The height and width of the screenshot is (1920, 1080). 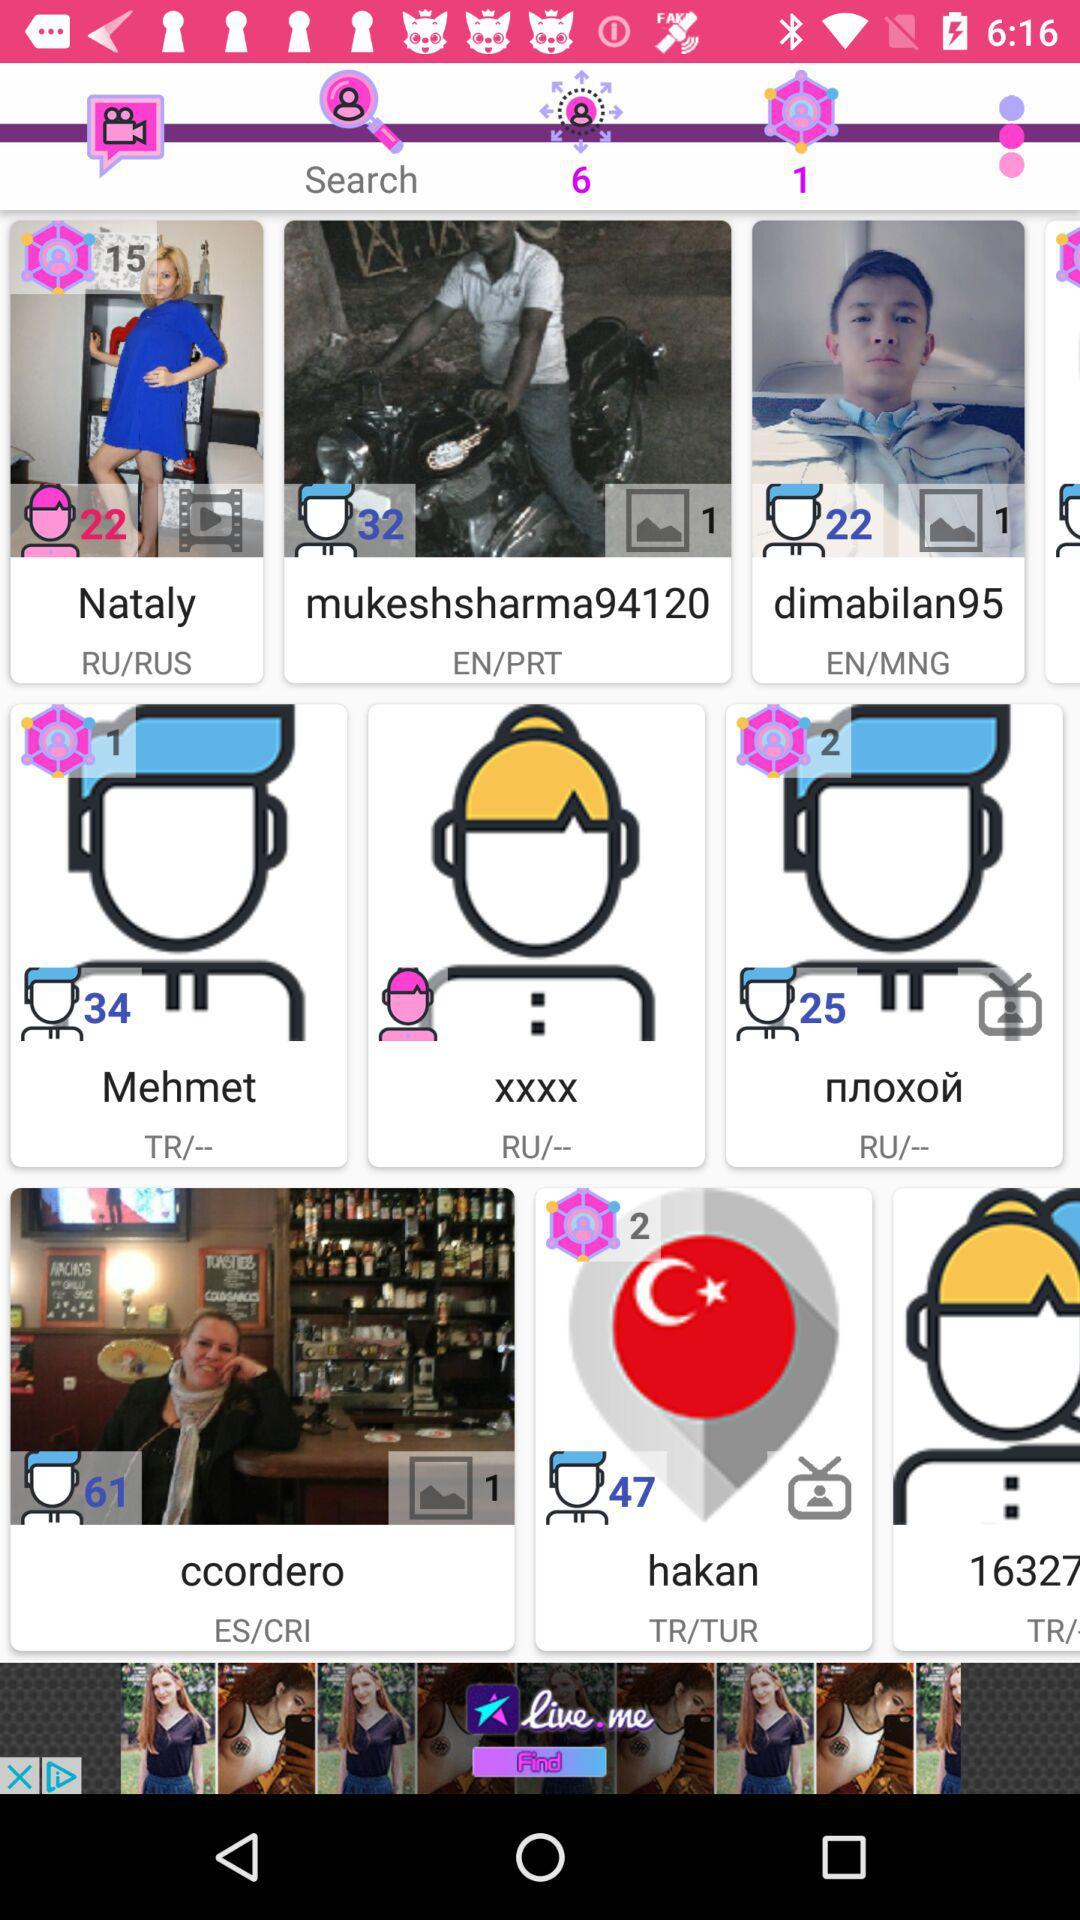 What do you see at coordinates (702, 1356) in the screenshot?
I see `this tile` at bounding box center [702, 1356].